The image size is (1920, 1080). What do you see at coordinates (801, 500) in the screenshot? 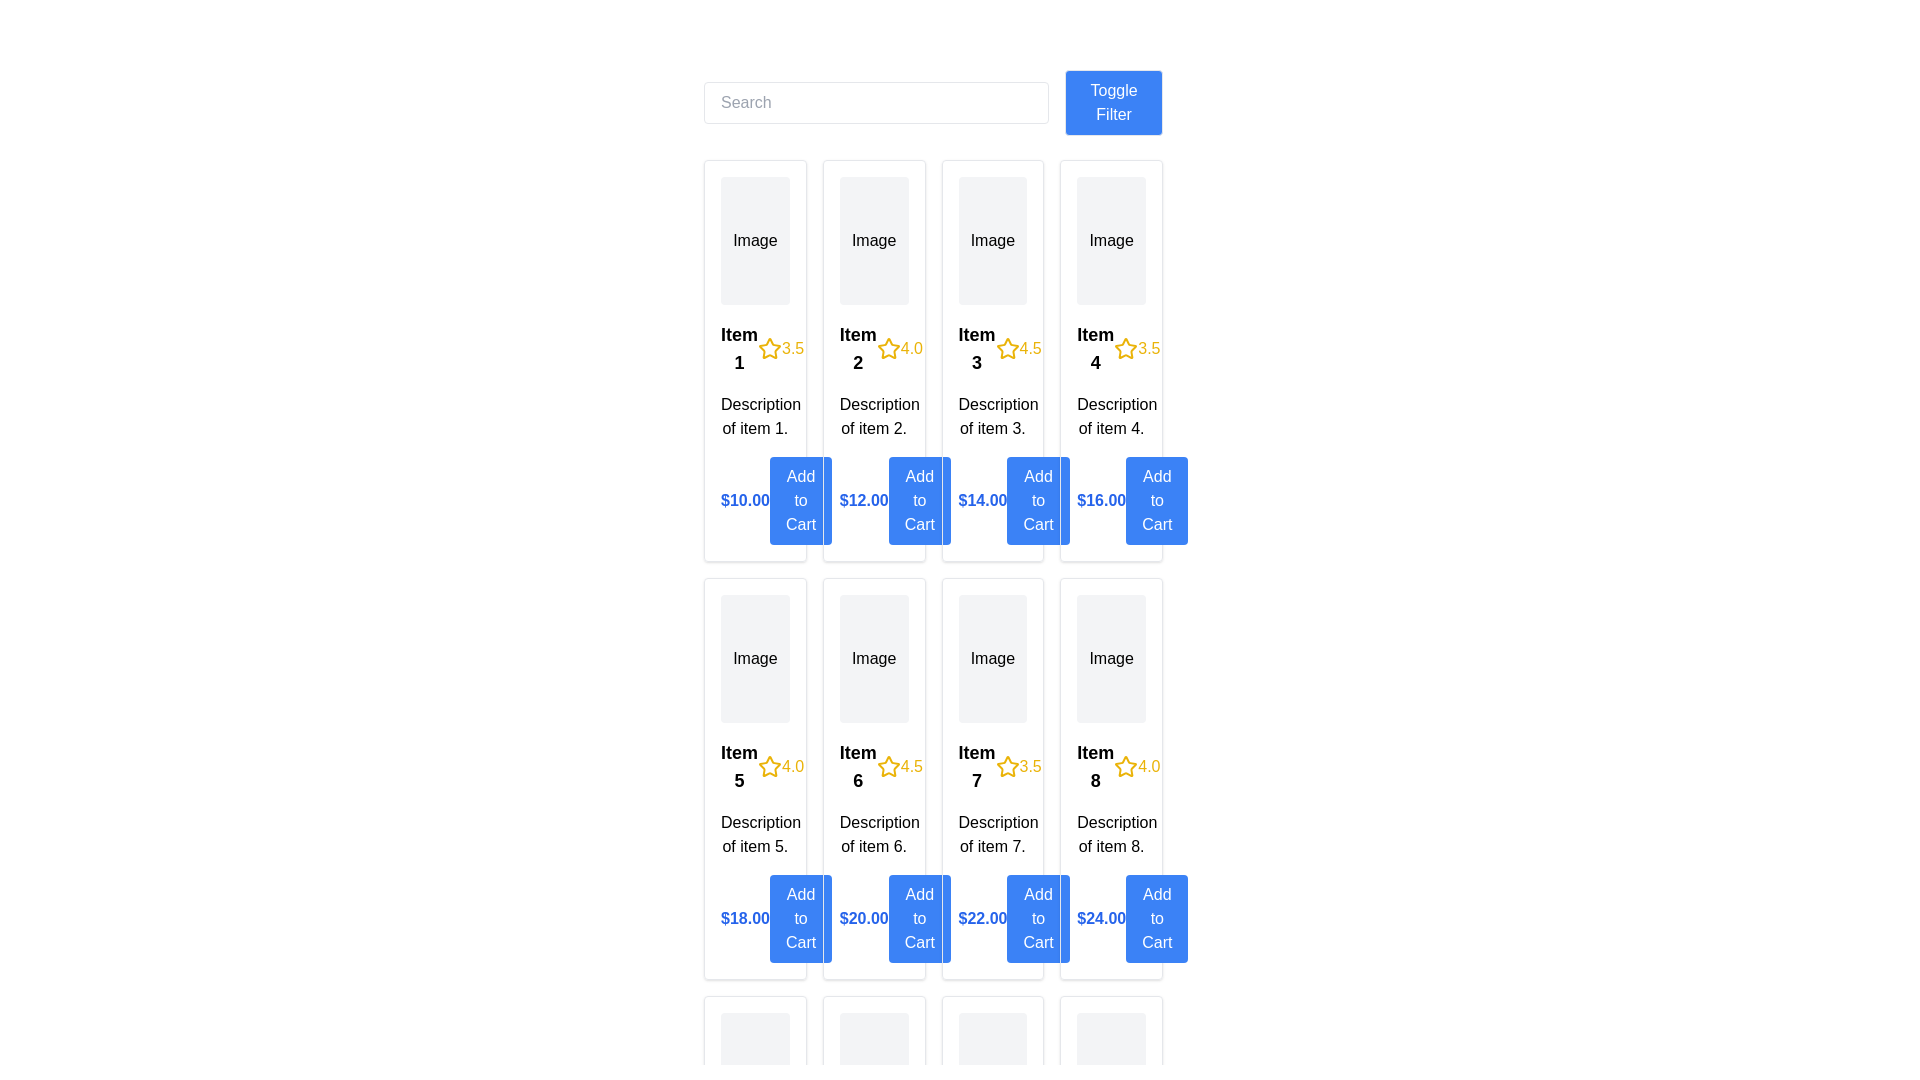
I see `the button that adds the corresponding item to the user's shopping cart, located beneath the text "$10.00" in the first column of the horizontal card layout` at bounding box center [801, 500].